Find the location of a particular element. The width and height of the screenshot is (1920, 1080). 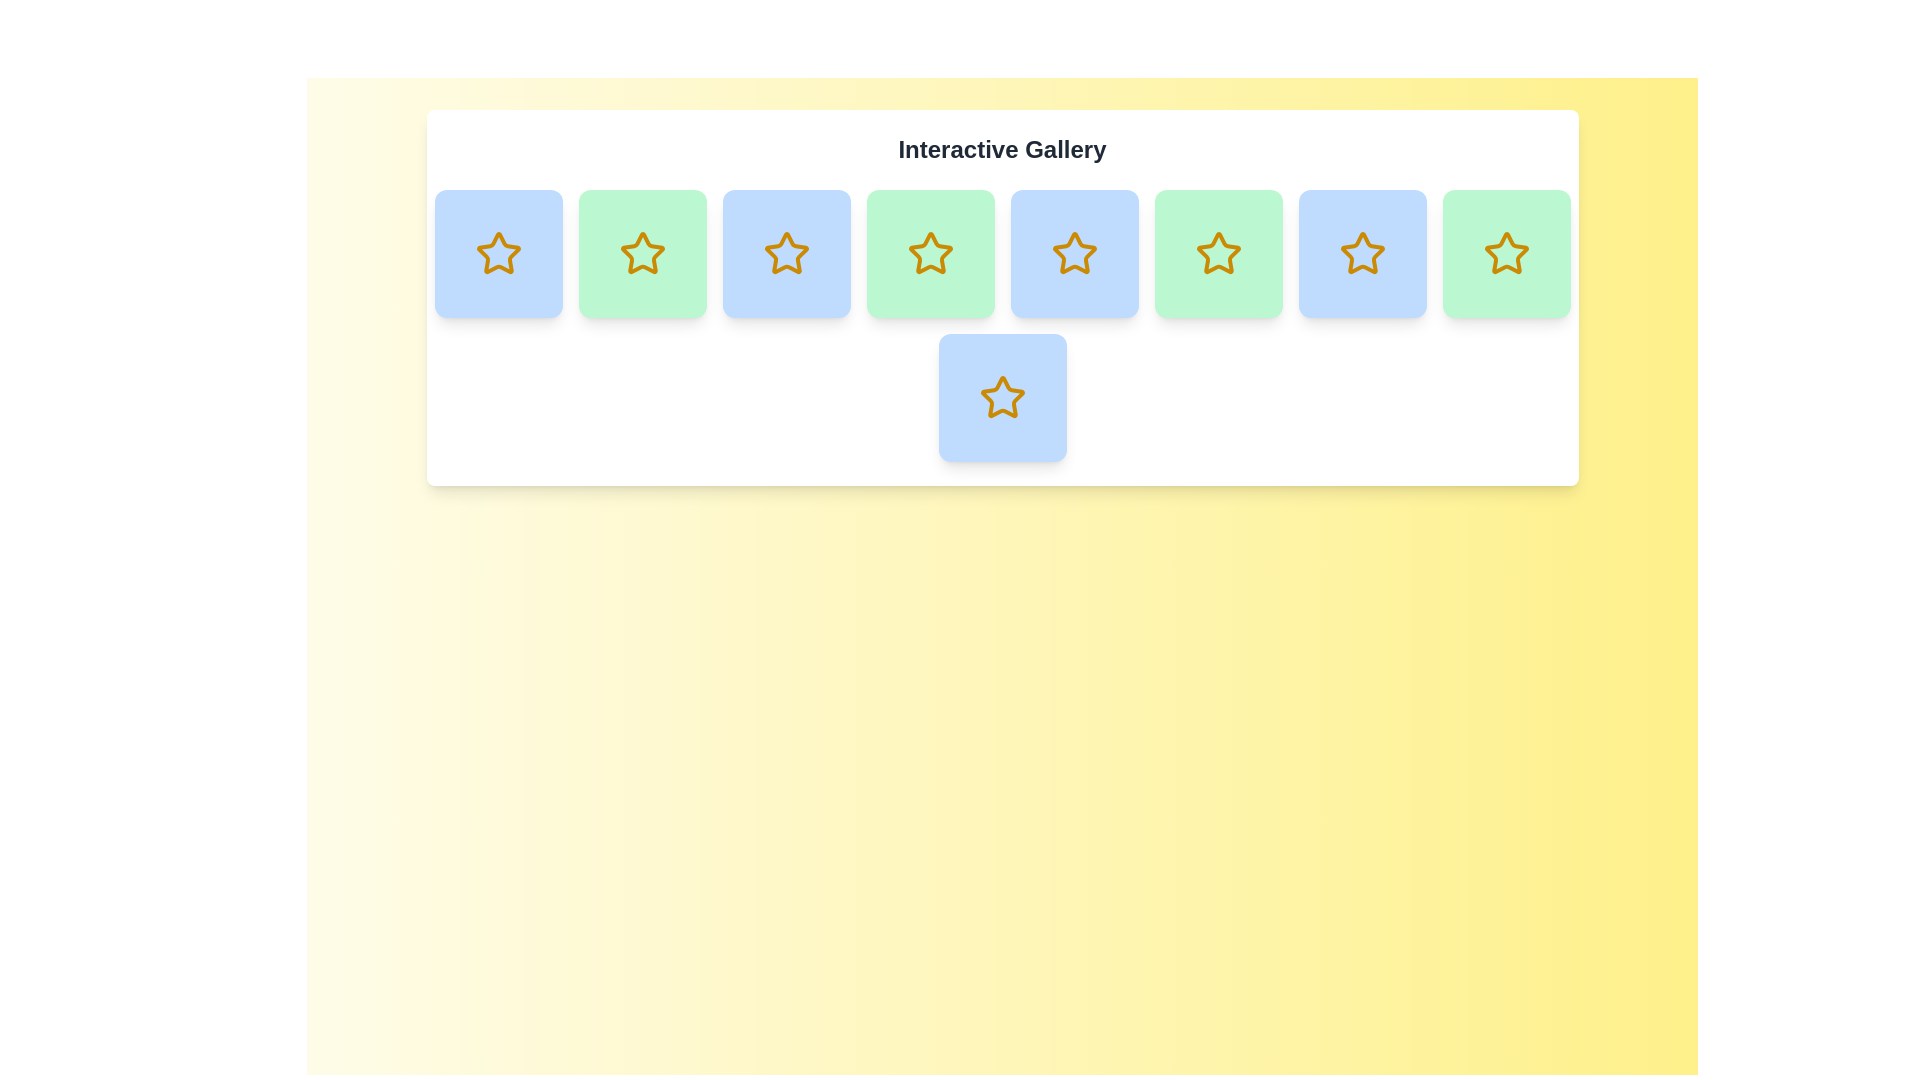

the interactive box containing an icon, which is the first element in a horizontally aligned grid, positioned at the top-left corner is located at coordinates (498, 253).